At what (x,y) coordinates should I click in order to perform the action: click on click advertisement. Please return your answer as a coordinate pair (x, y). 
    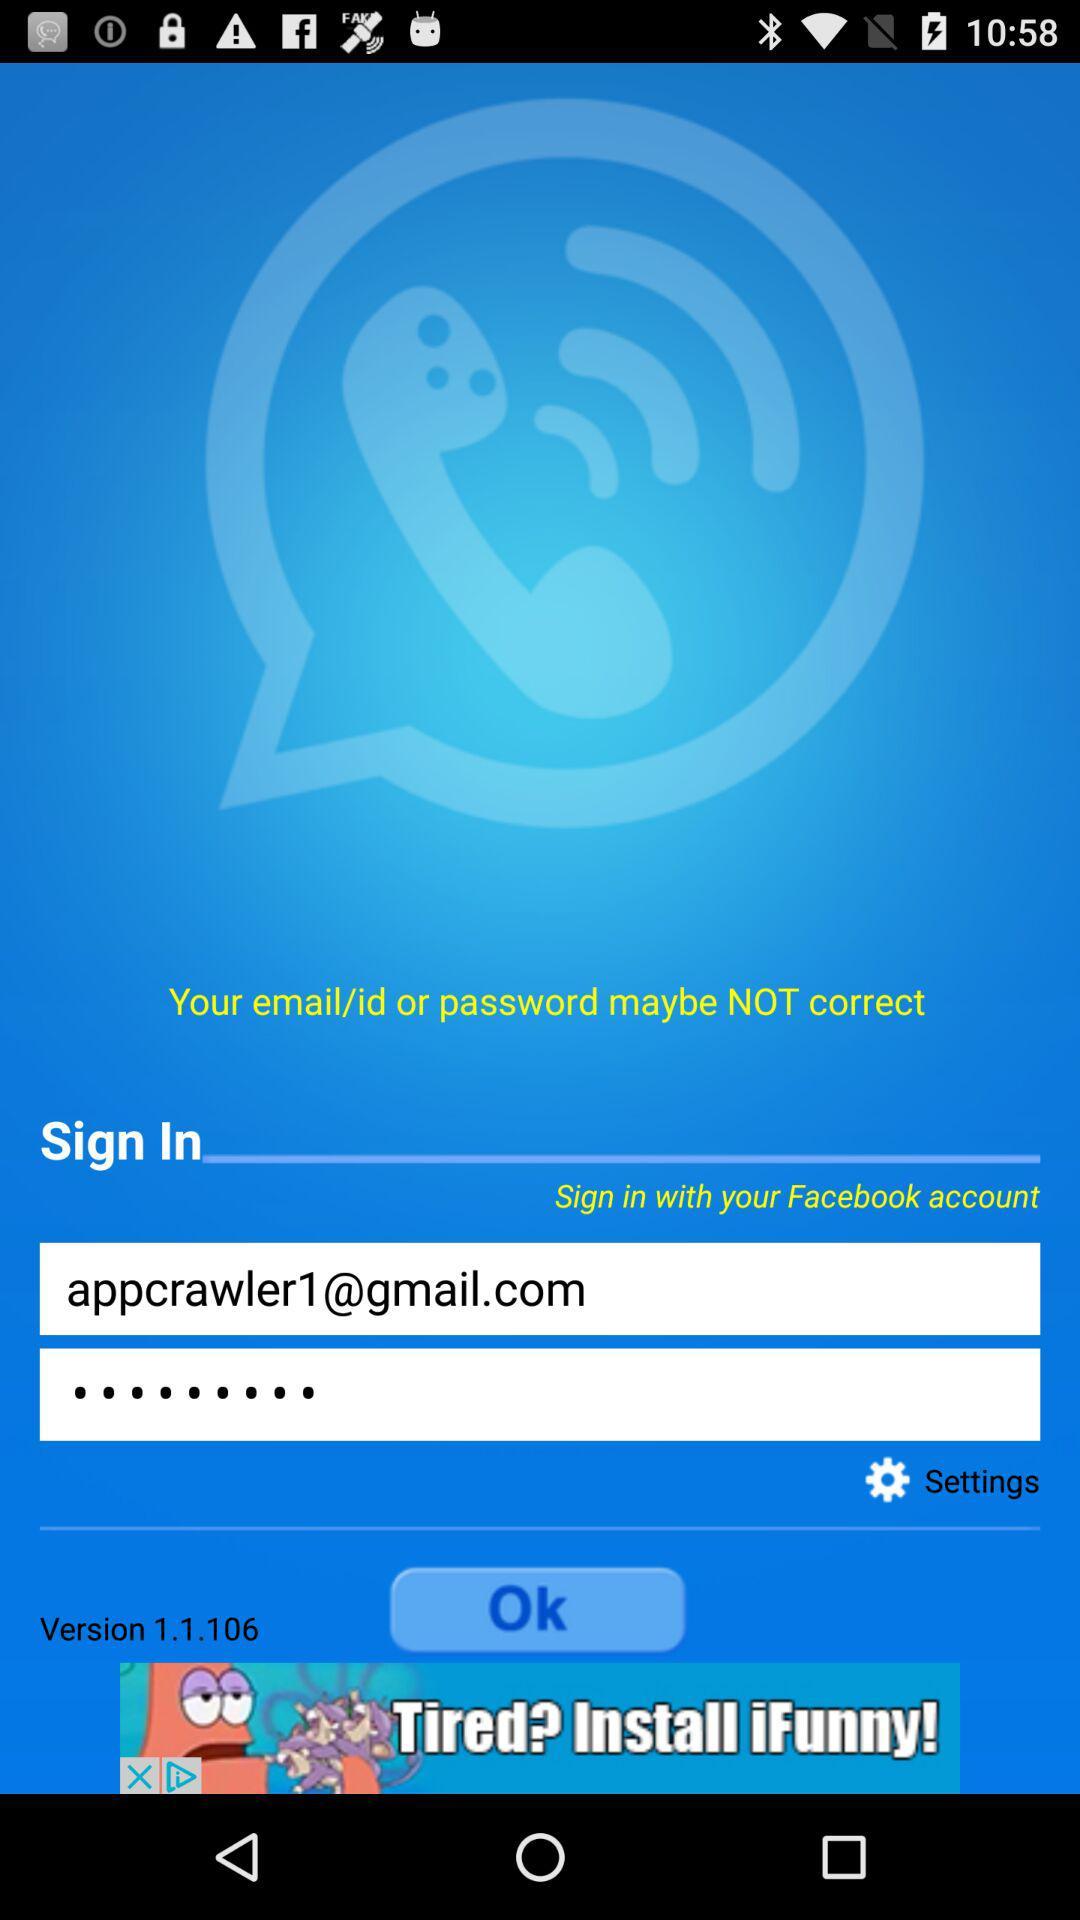
    Looking at the image, I should click on (540, 1727).